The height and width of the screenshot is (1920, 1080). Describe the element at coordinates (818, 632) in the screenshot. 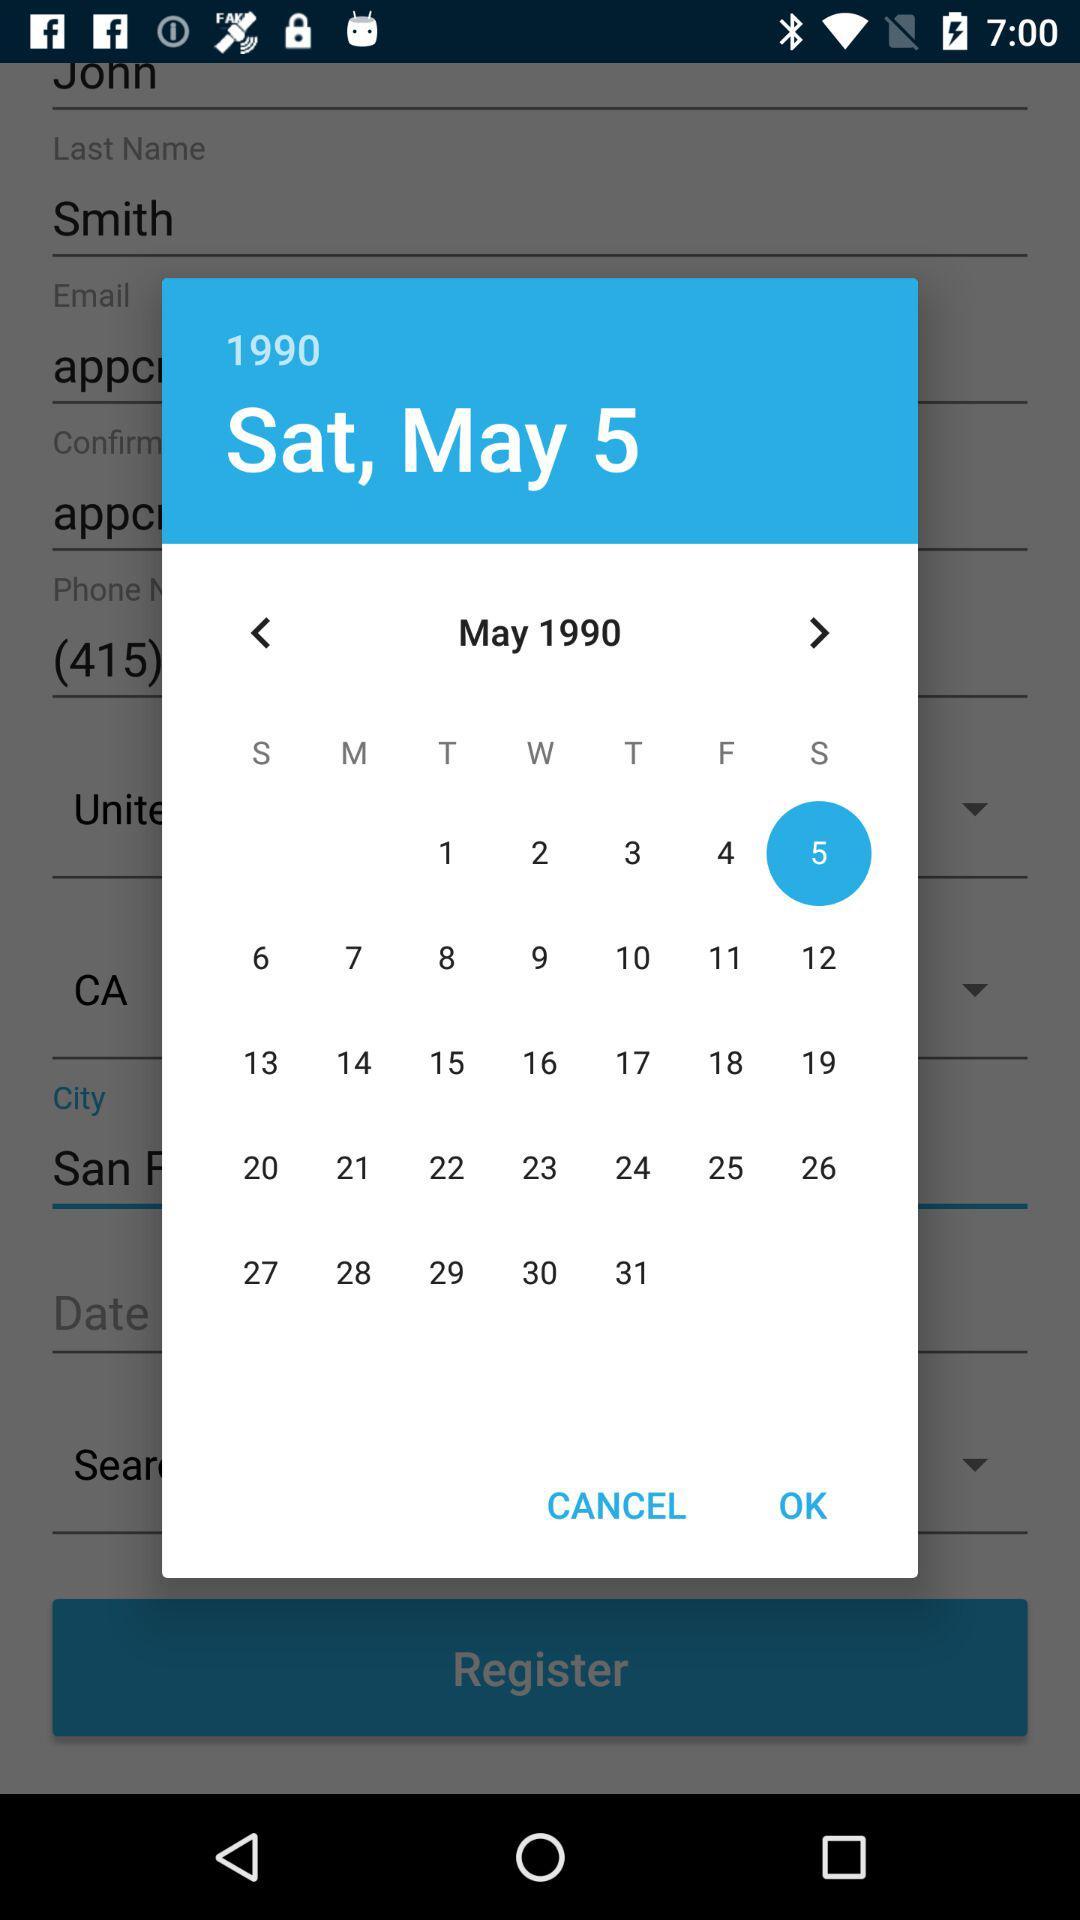

I see `item below 1990 item` at that location.